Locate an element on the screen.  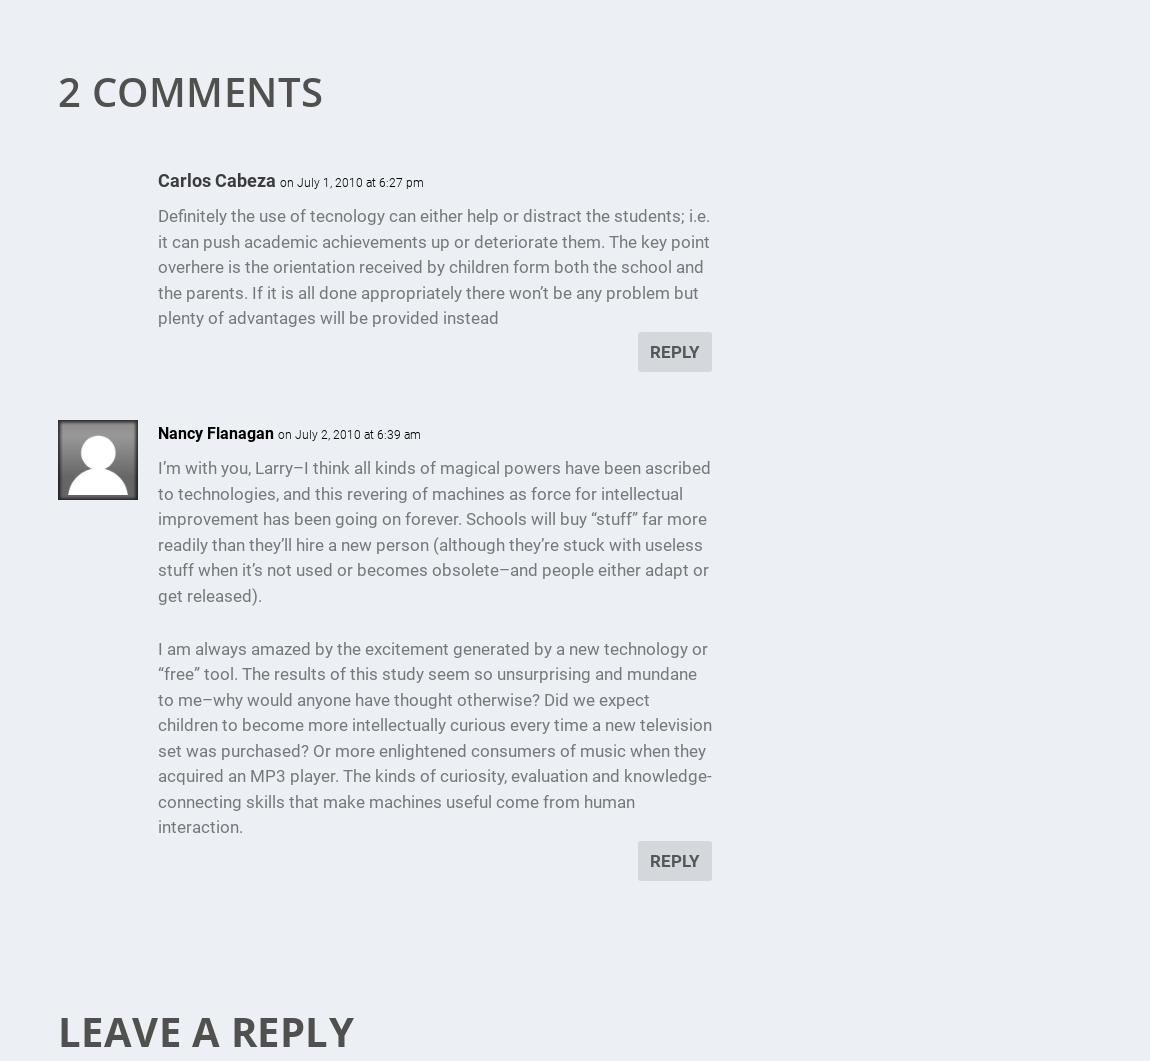
'2 Comments' is located at coordinates (188, 91).